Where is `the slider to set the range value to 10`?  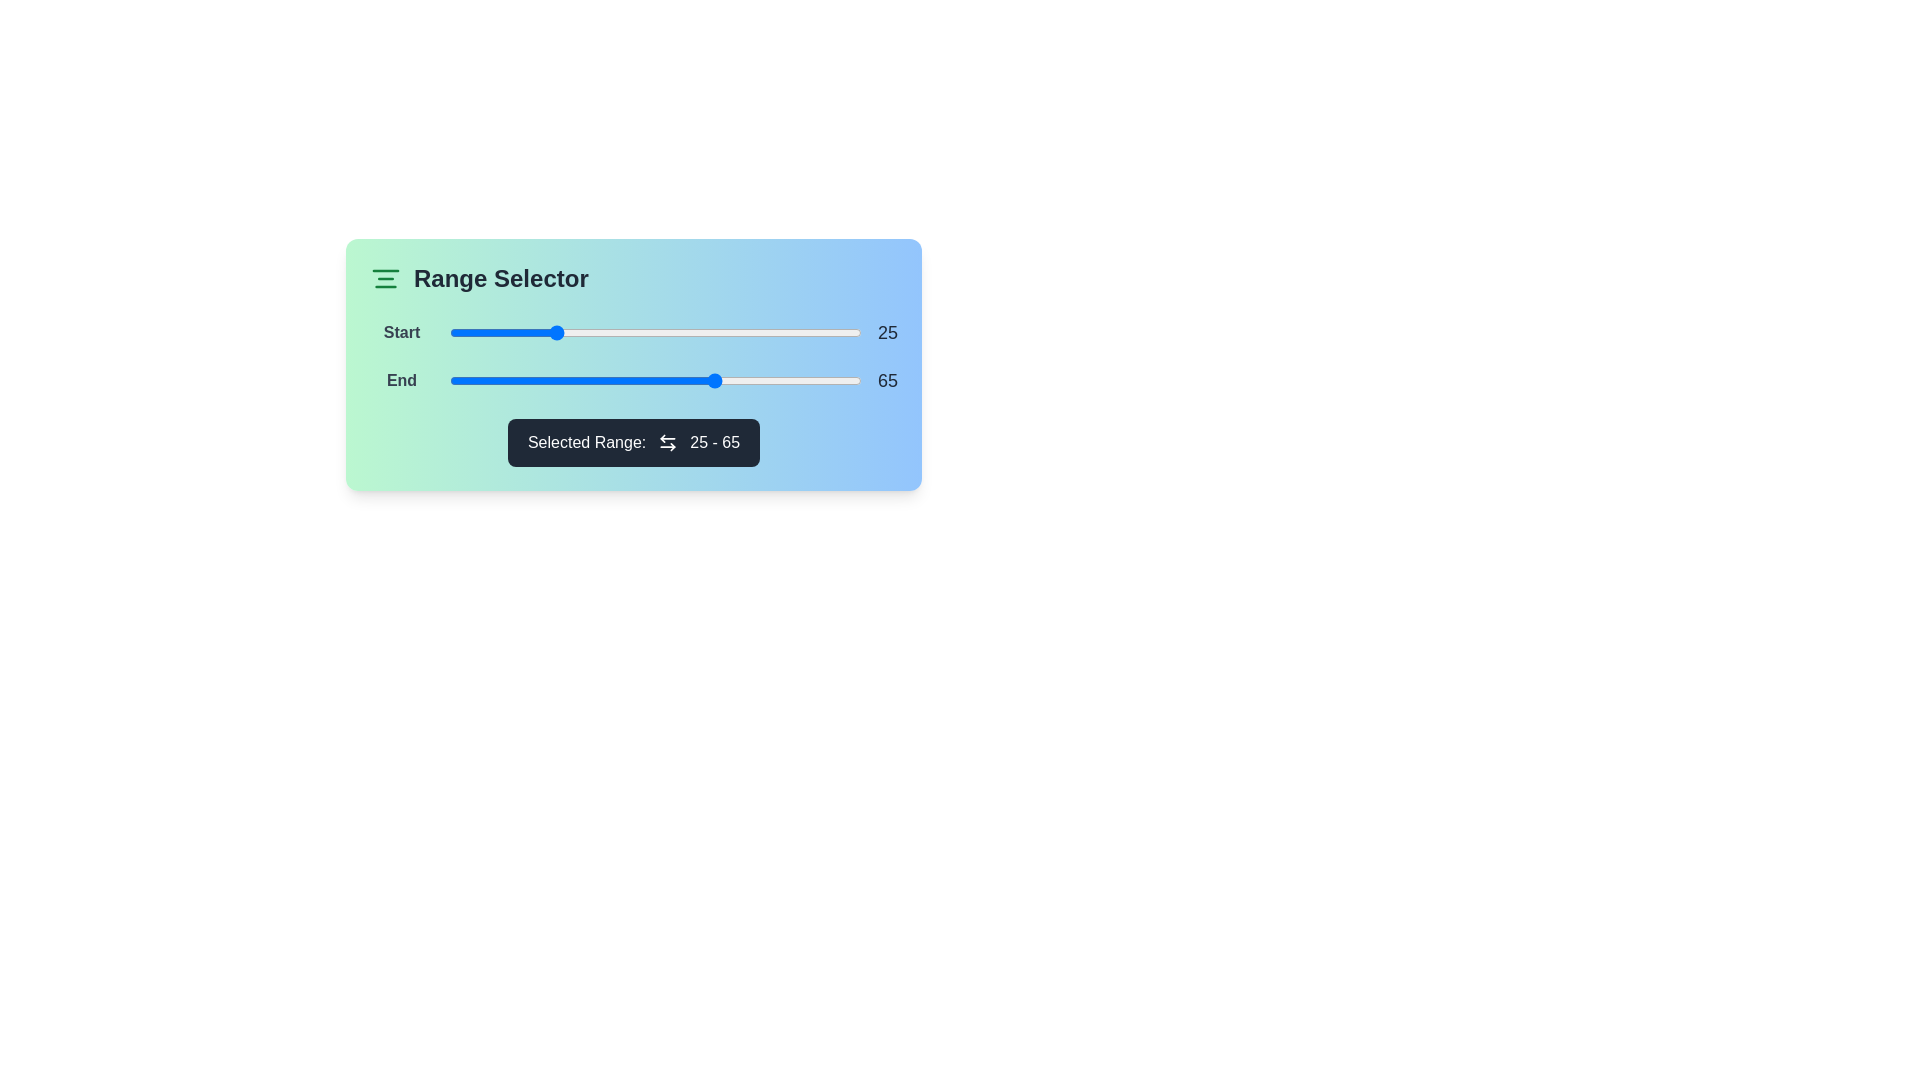 the slider to set the range value to 10 is located at coordinates (491, 331).